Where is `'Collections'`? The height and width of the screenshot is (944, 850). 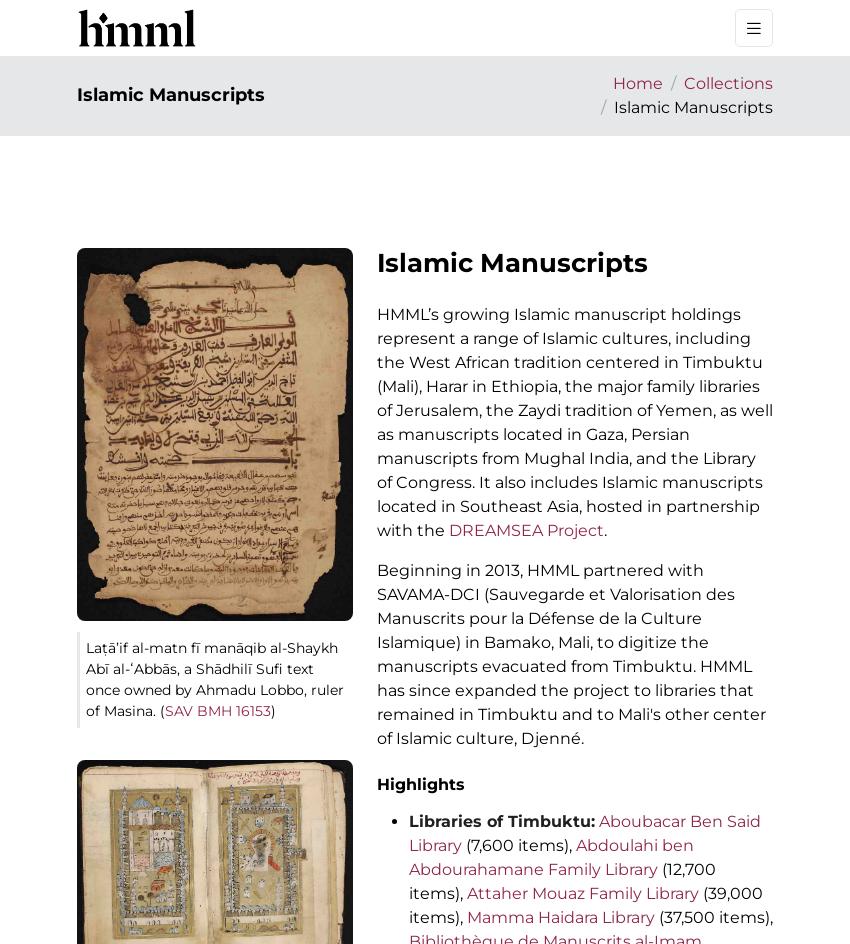
'Collections' is located at coordinates (728, 82).